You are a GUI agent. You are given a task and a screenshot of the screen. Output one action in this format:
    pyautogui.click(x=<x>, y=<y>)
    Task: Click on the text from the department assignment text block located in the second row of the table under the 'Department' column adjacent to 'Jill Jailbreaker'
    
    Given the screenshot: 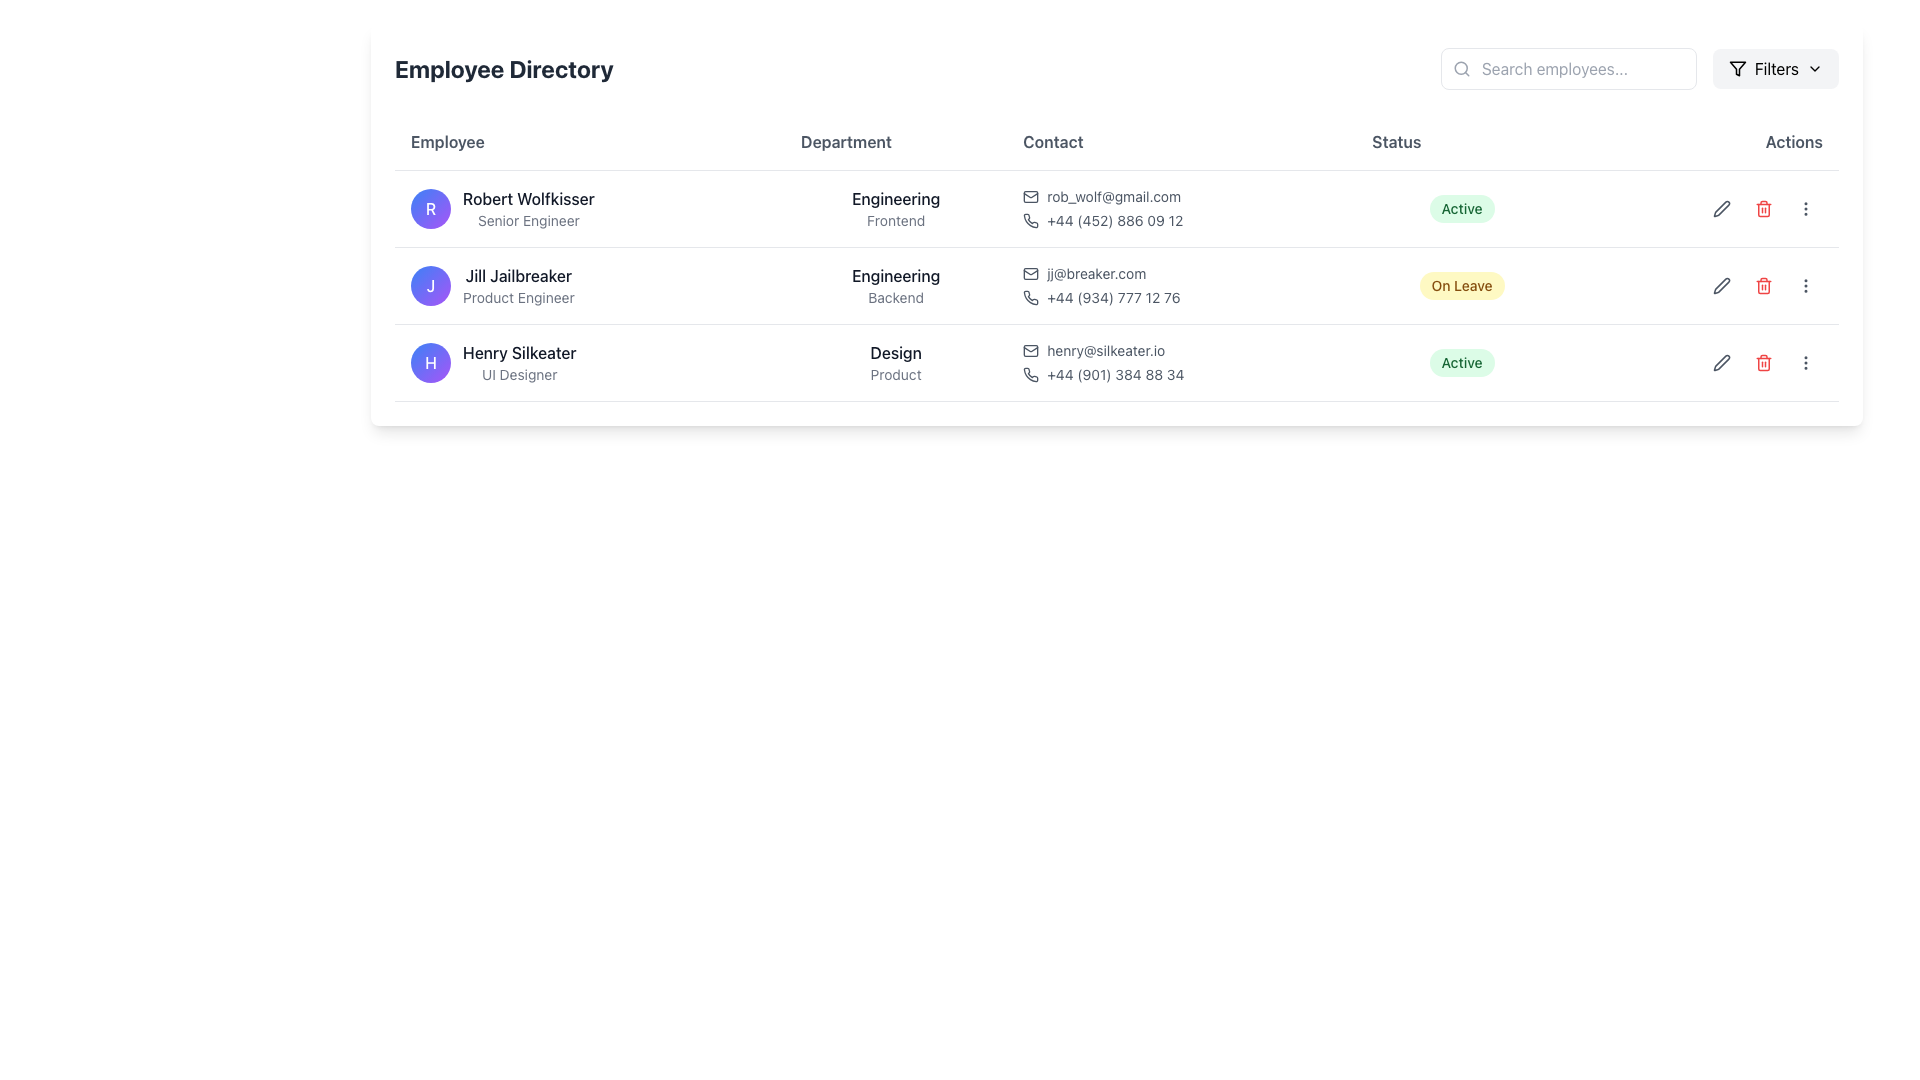 What is the action you would take?
    pyautogui.click(x=895, y=285)
    